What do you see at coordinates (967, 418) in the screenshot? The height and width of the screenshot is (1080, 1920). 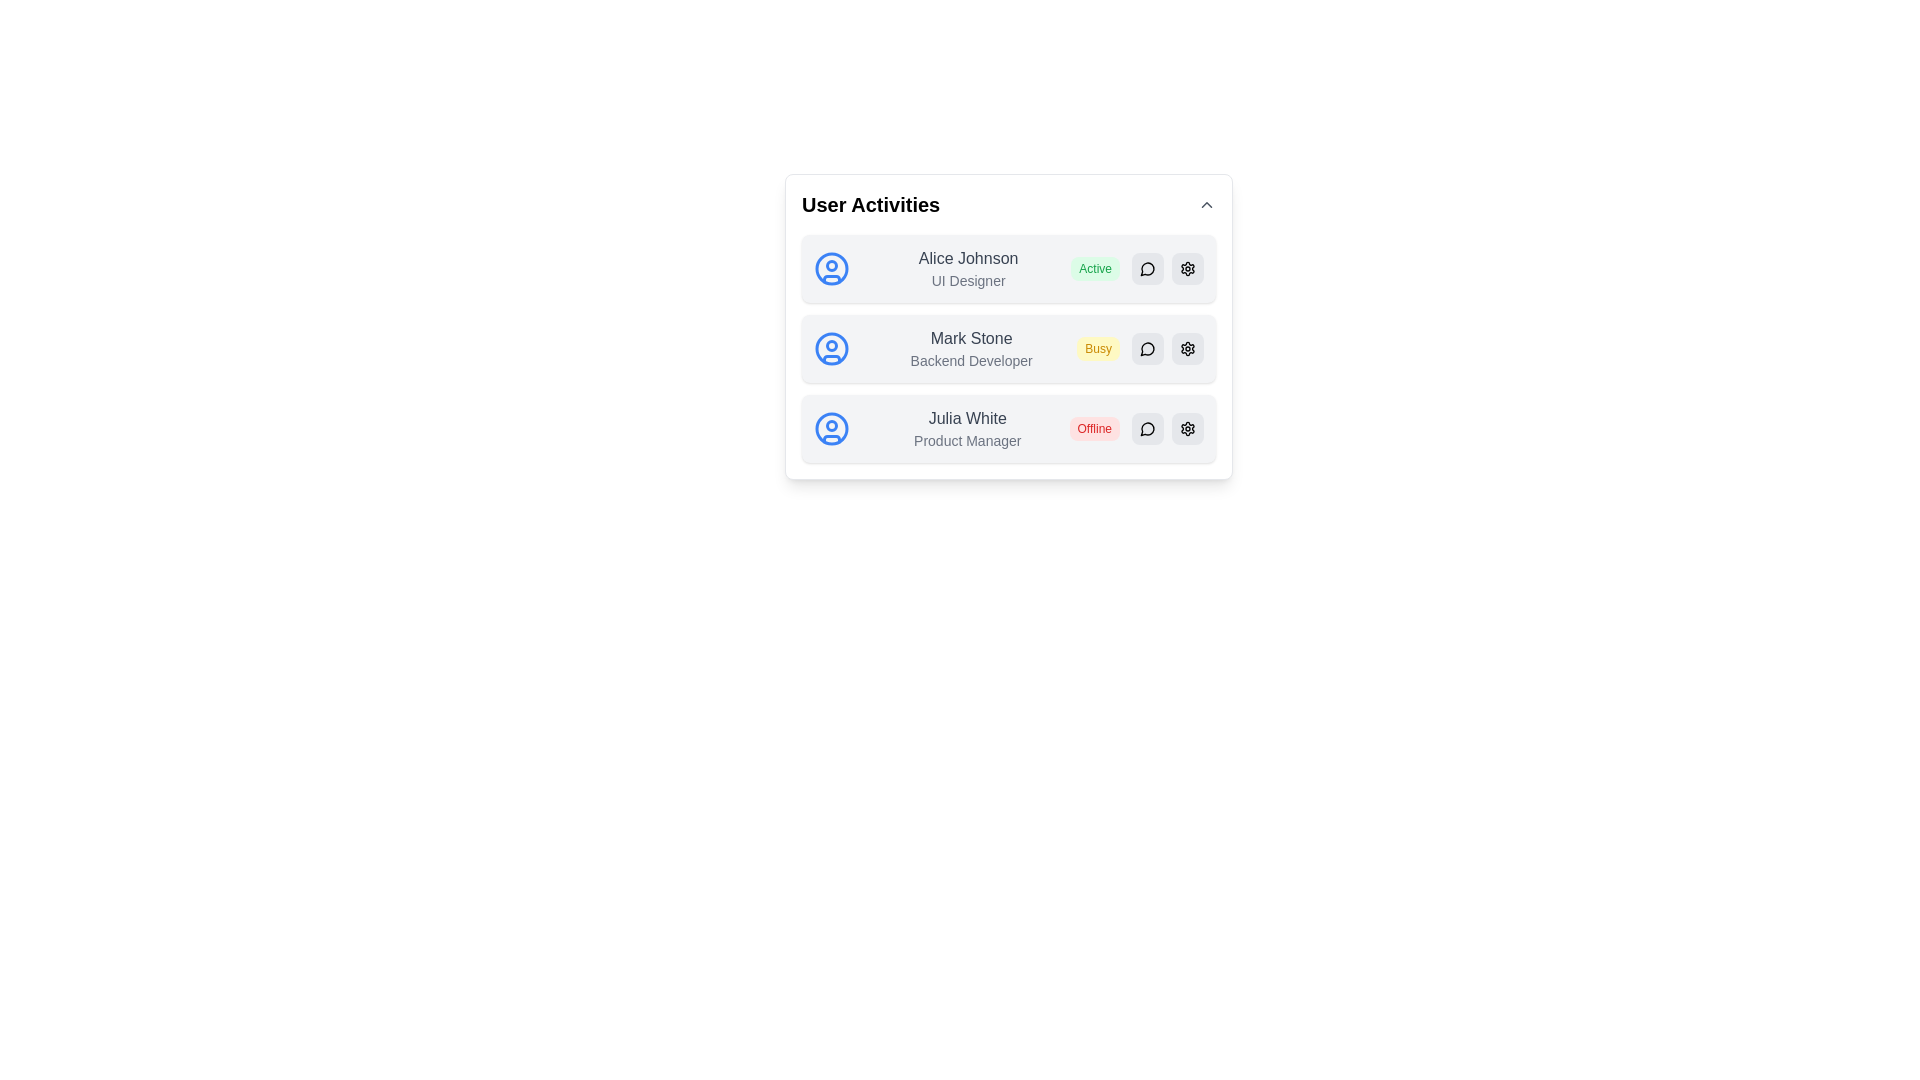 I see `the username Text Label in the user activity panel, which is the top item above the description 'Product Manager'` at bounding box center [967, 418].